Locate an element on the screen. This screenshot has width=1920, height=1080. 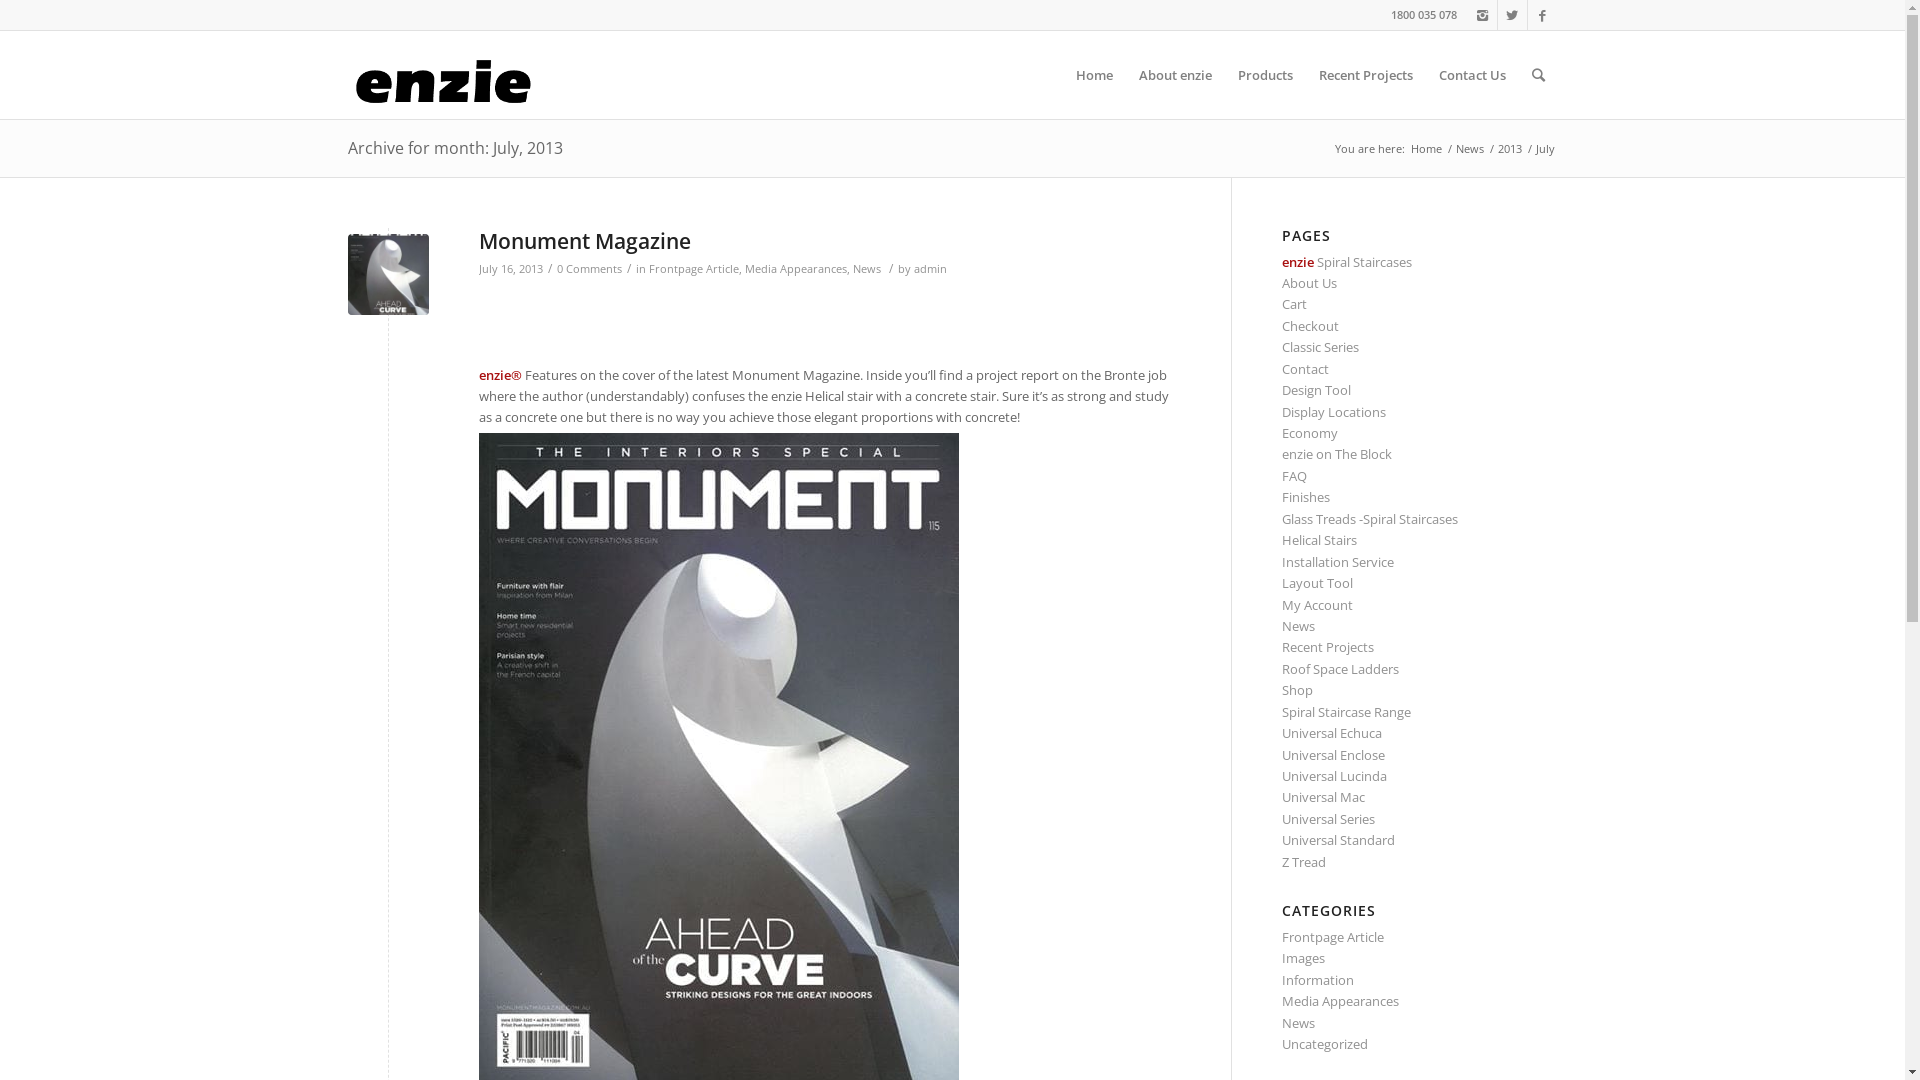
'Universal Echuca' is located at coordinates (1332, 732).